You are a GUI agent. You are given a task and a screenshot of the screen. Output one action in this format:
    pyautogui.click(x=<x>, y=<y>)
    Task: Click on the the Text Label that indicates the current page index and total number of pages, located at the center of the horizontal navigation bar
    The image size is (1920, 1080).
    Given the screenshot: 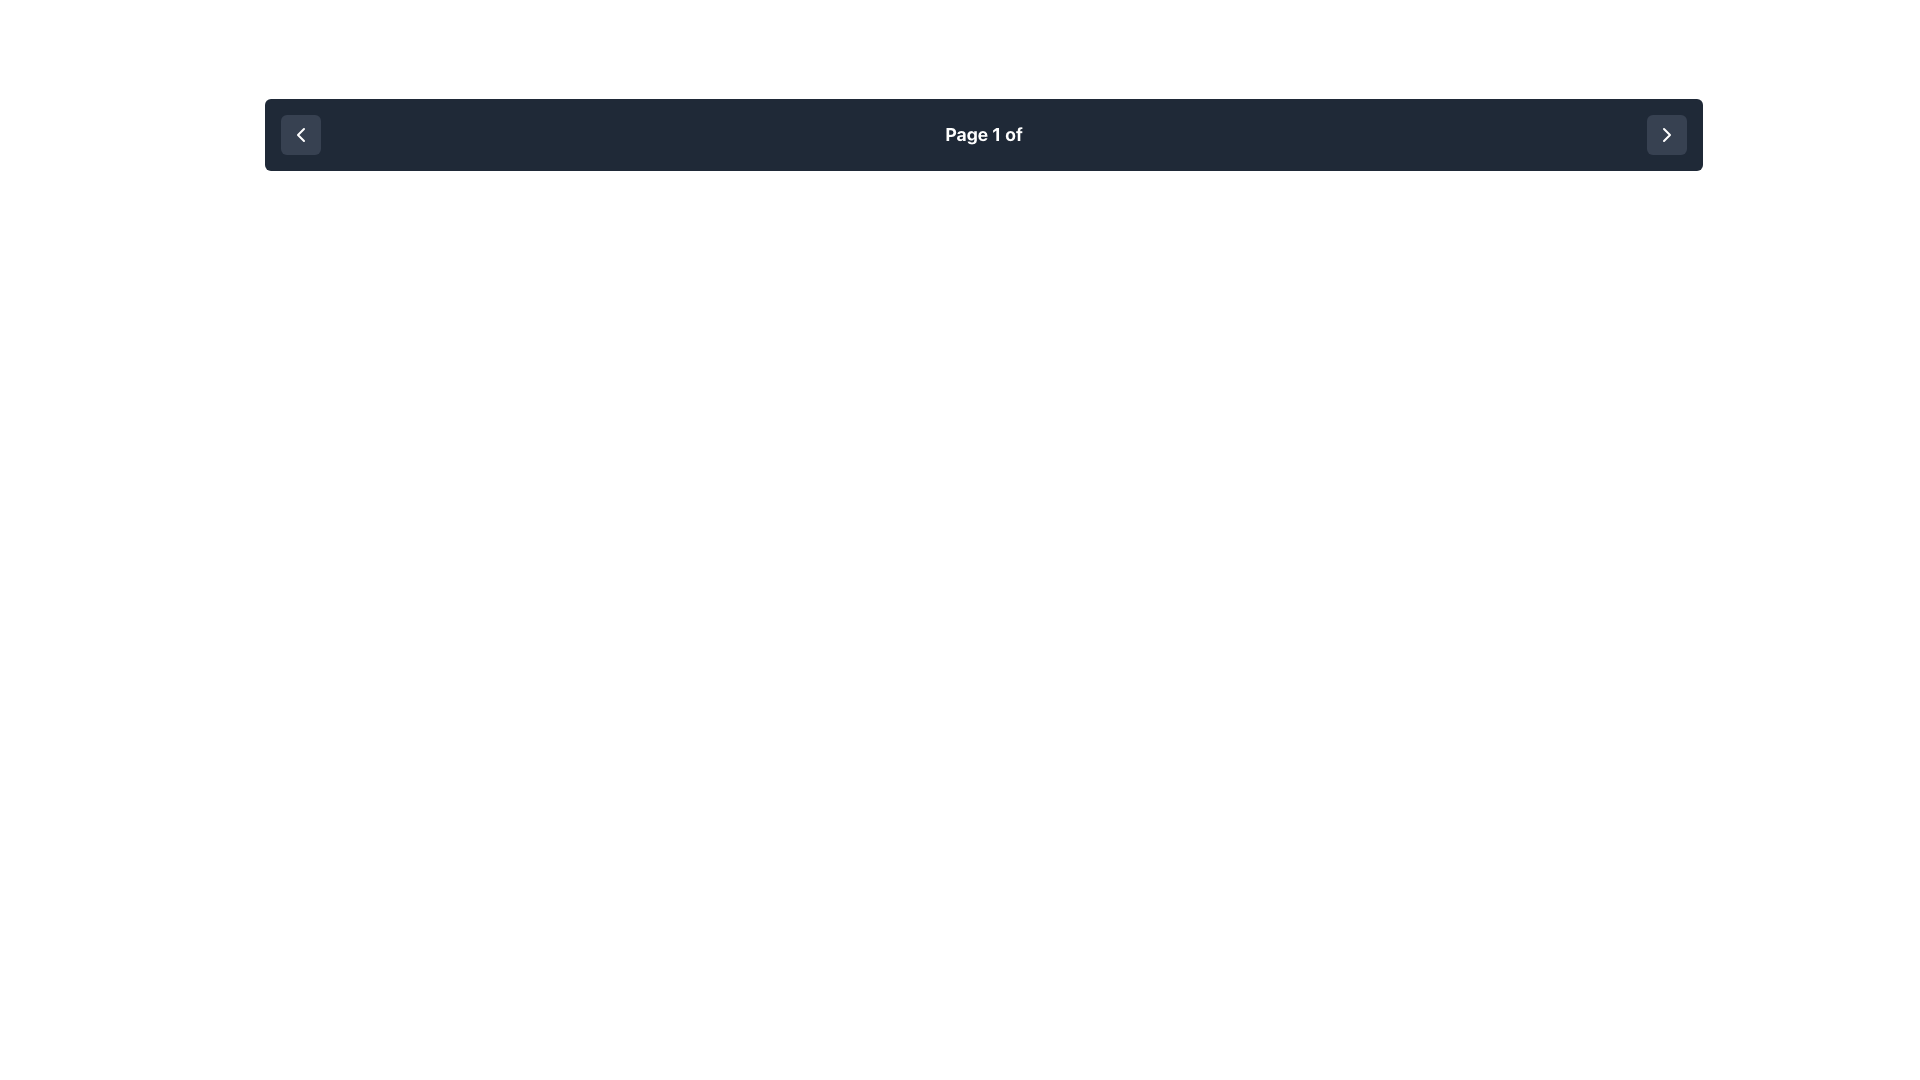 What is the action you would take?
    pyautogui.click(x=983, y=134)
    